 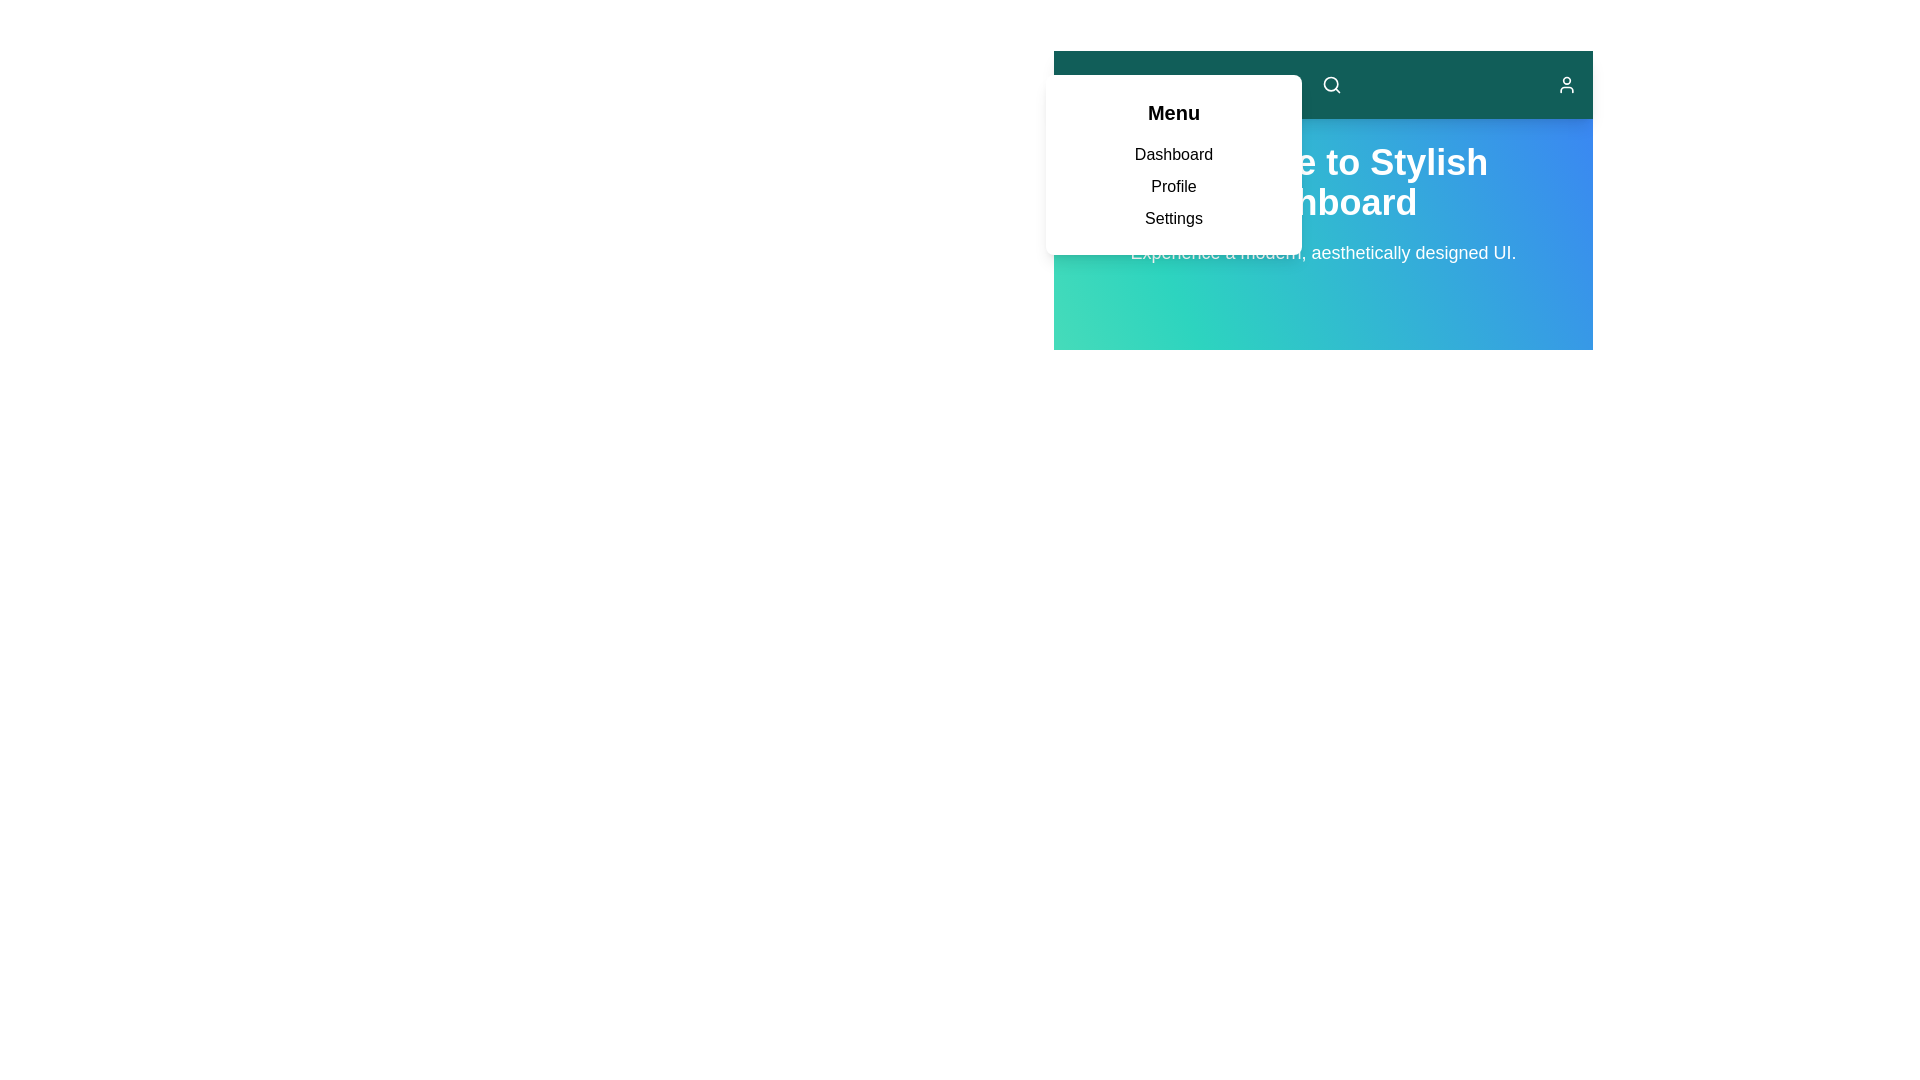 I want to click on the menu link corresponding to Settings, so click(x=1174, y=218).